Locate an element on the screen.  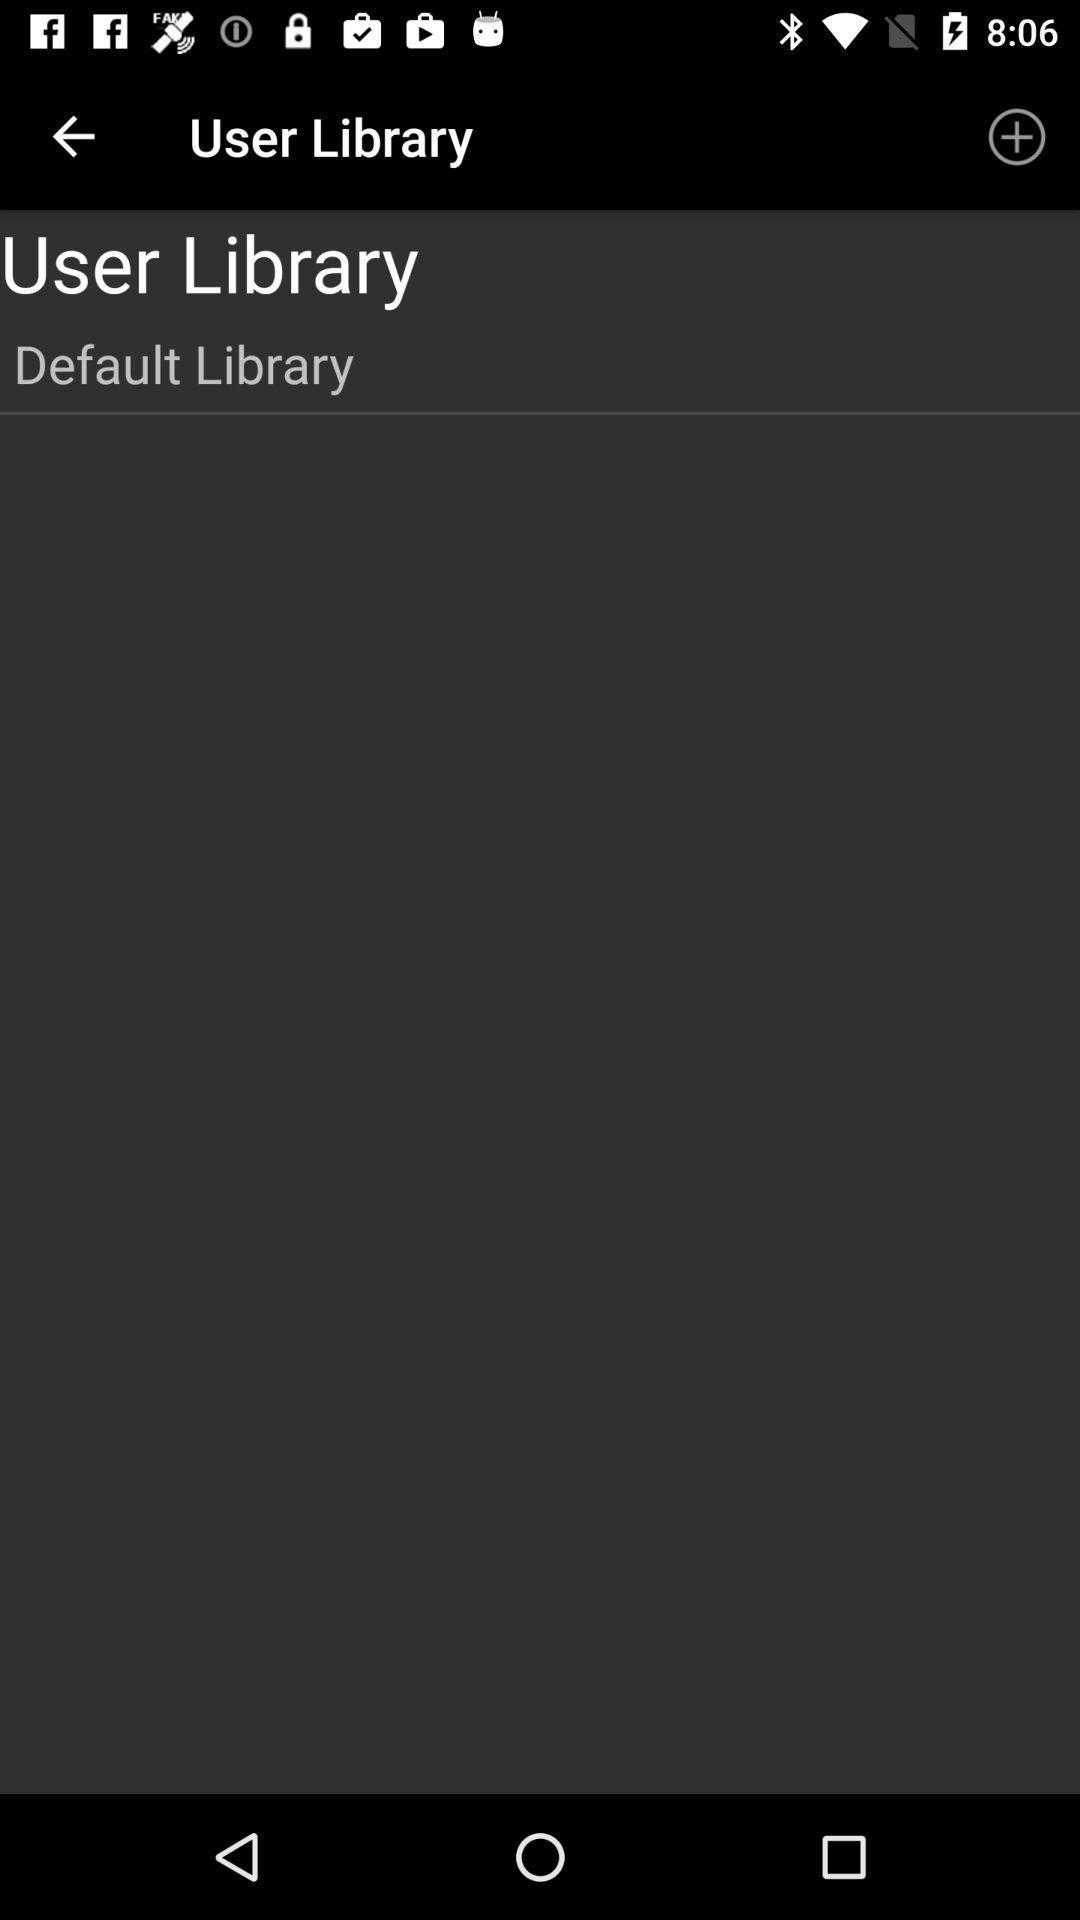
the app to the left of user library item is located at coordinates (72, 135).